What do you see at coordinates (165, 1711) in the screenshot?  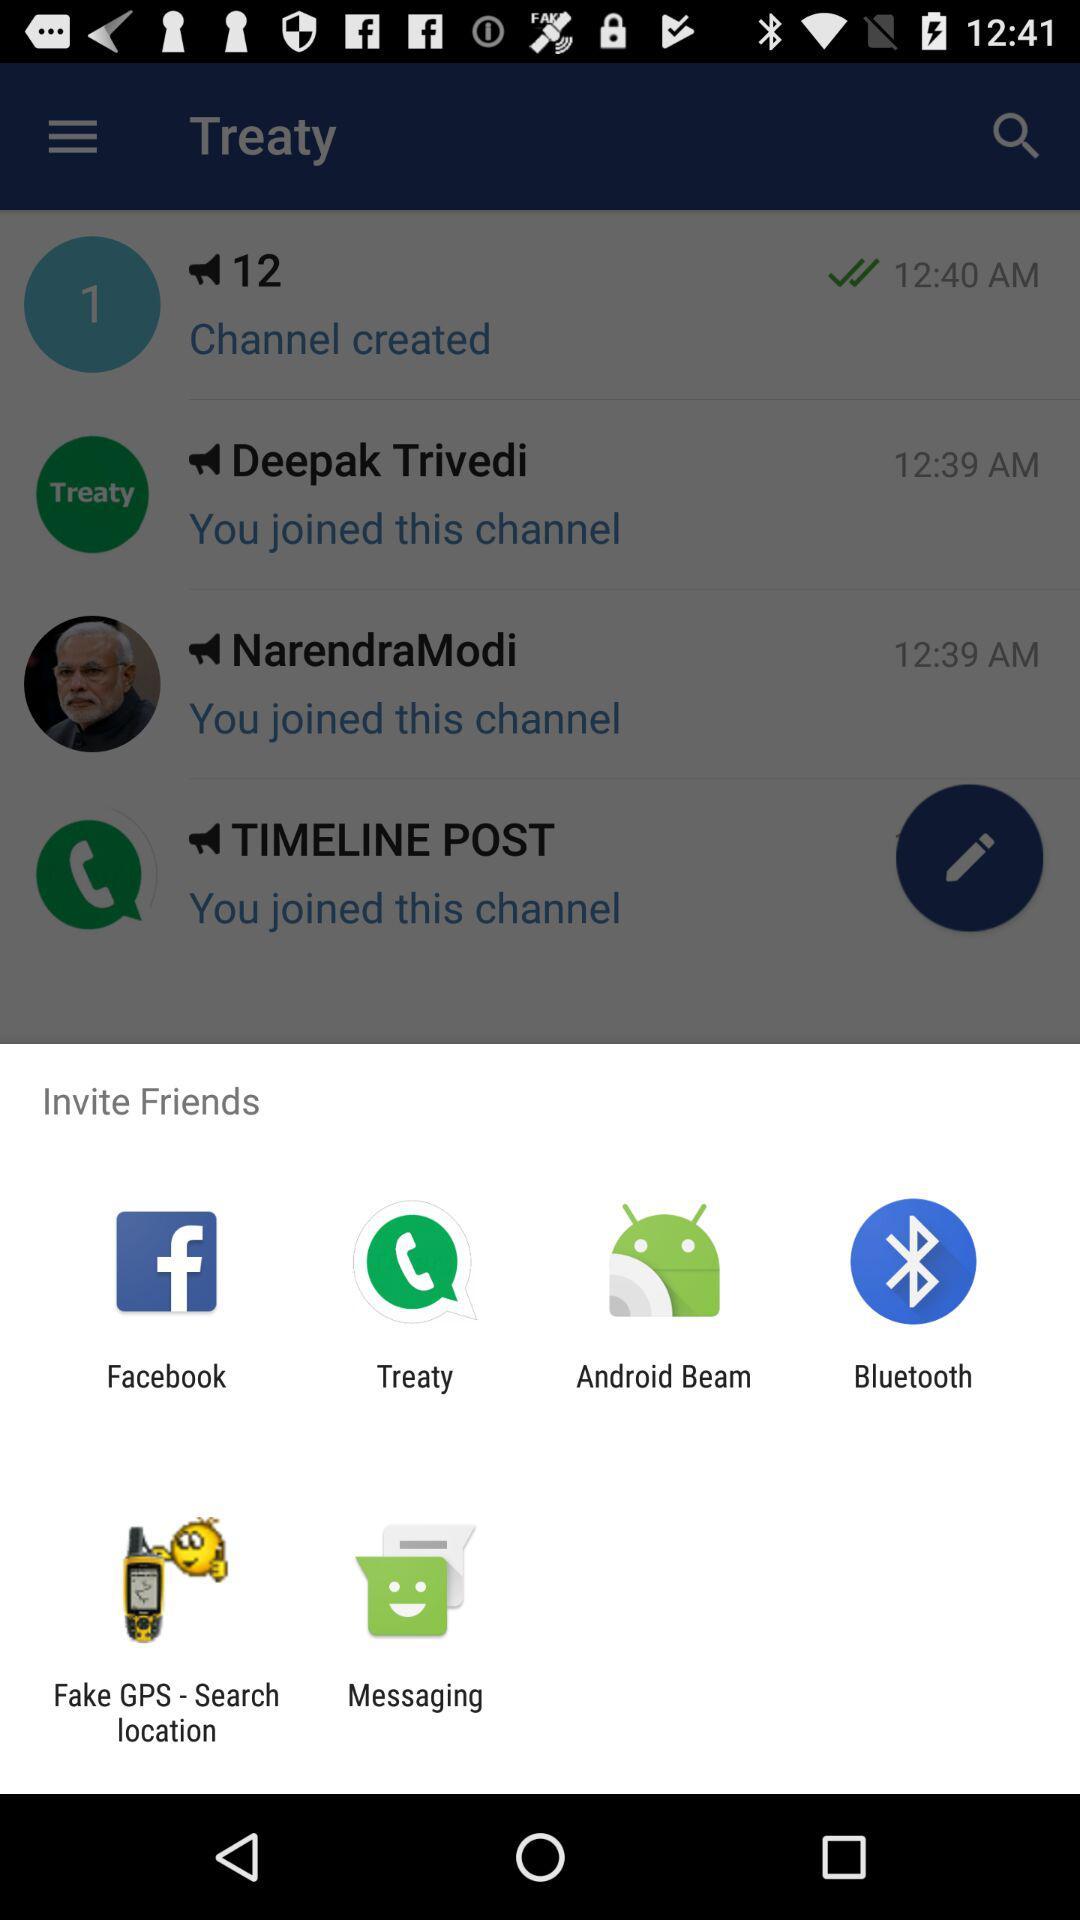 I see `the fake gps search icon` at bounding box center [165, 1711].